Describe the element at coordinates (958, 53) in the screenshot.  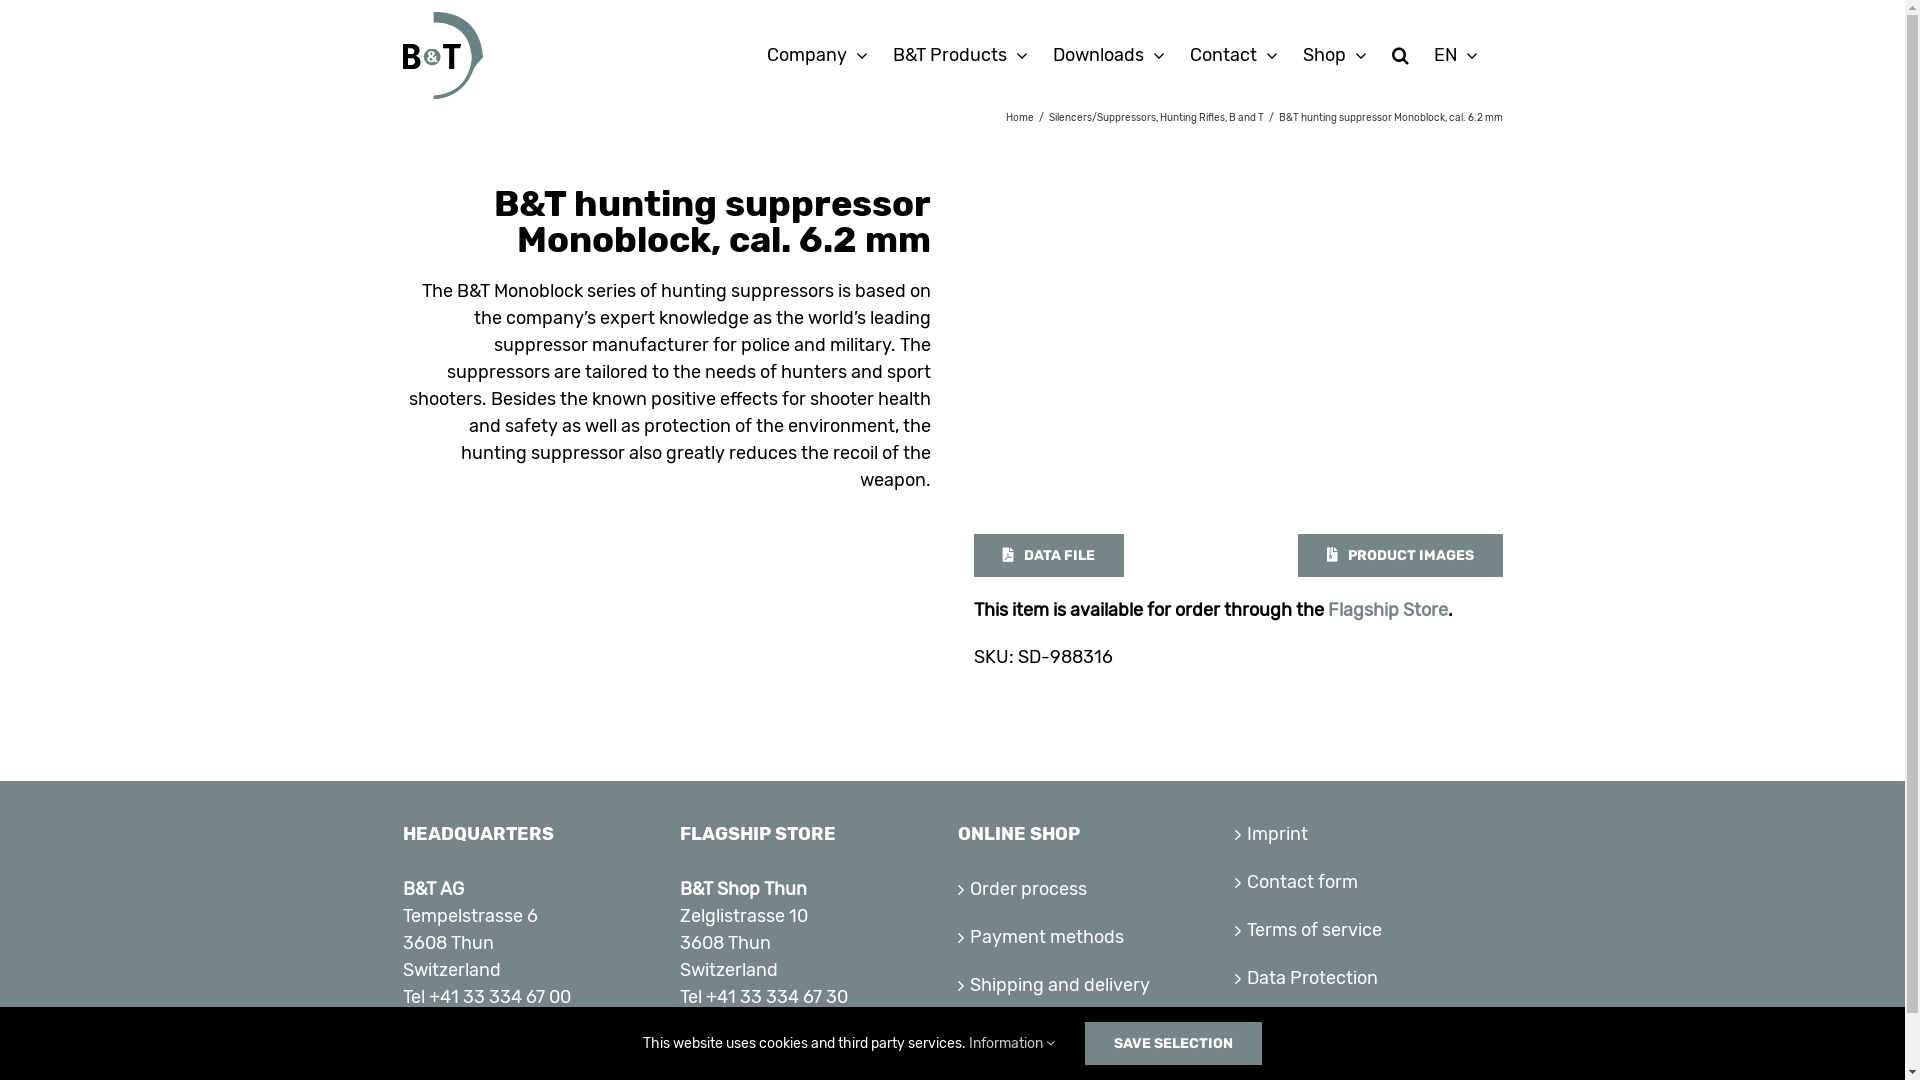
I see `'B&T Products'` at that location.